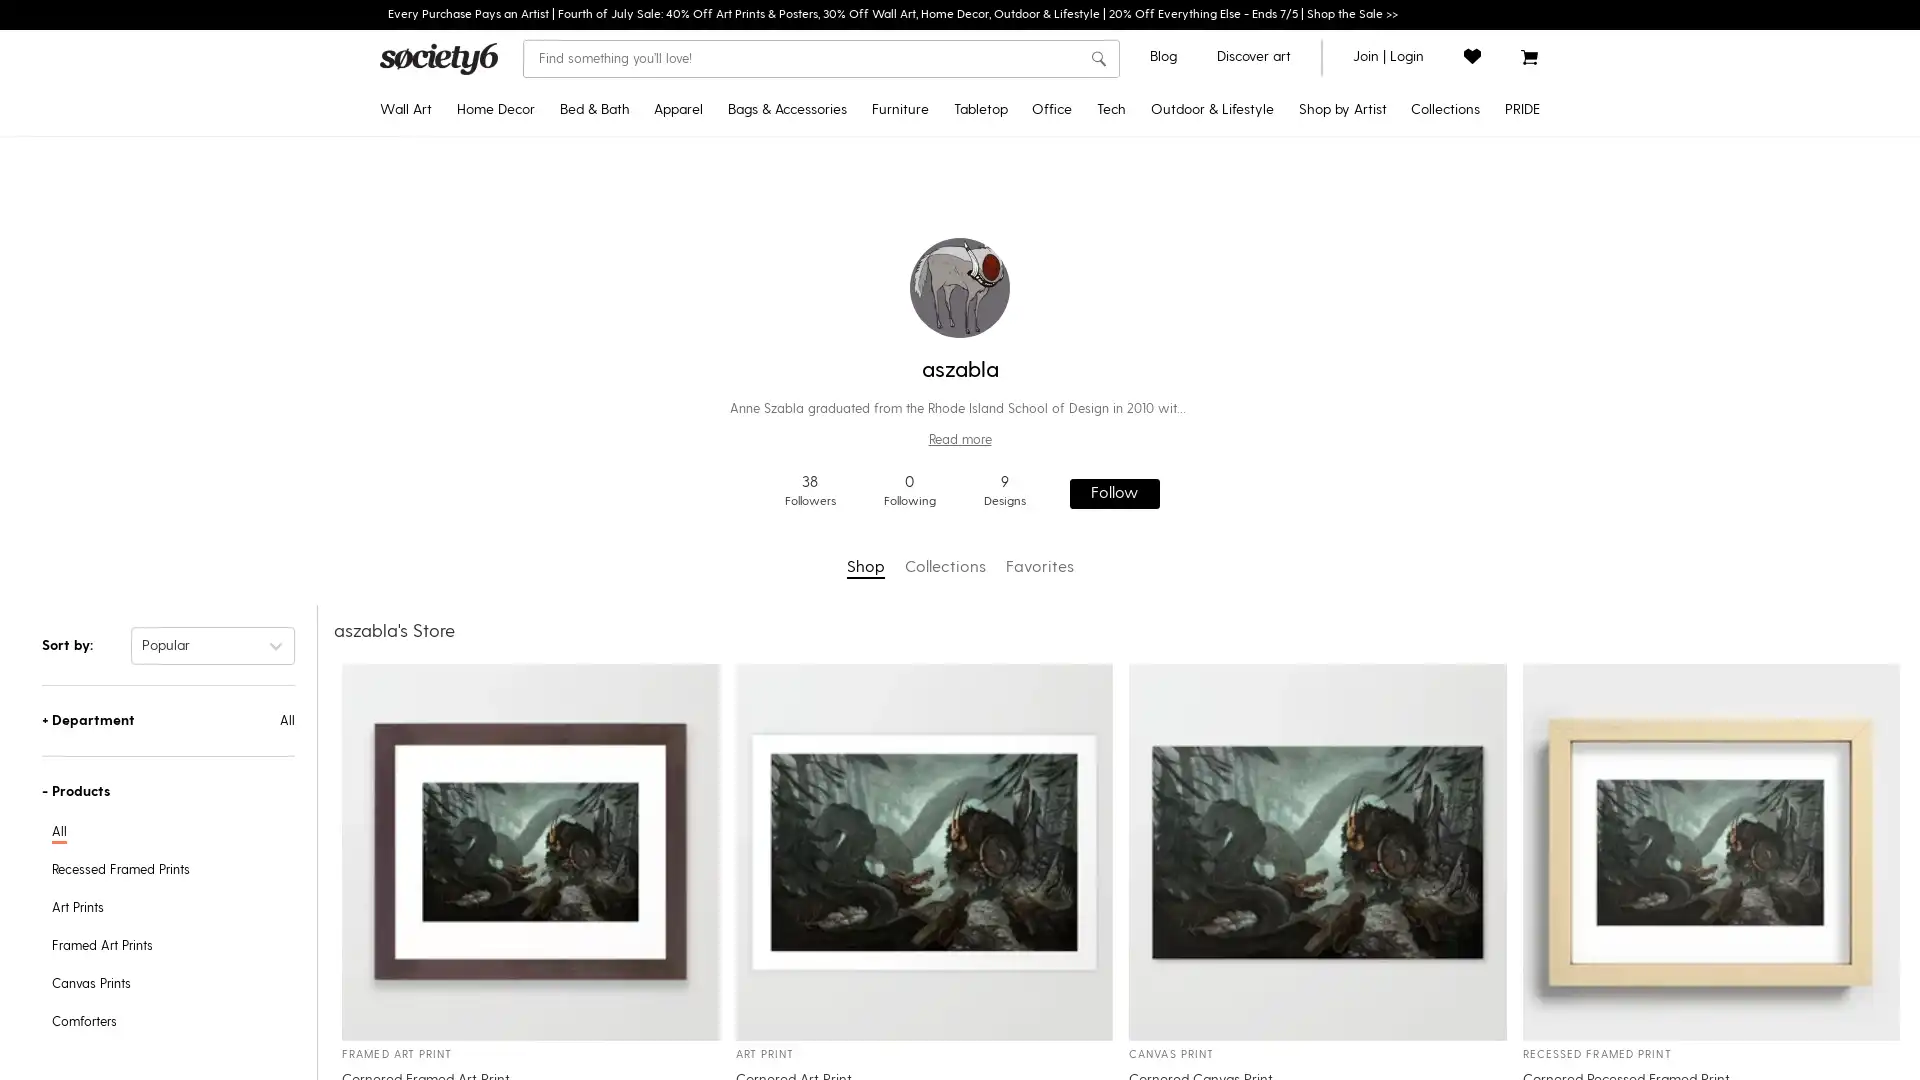 The height and width of the screenshot is (1080, 1920). I want to click on Benches, so click(934, 192).